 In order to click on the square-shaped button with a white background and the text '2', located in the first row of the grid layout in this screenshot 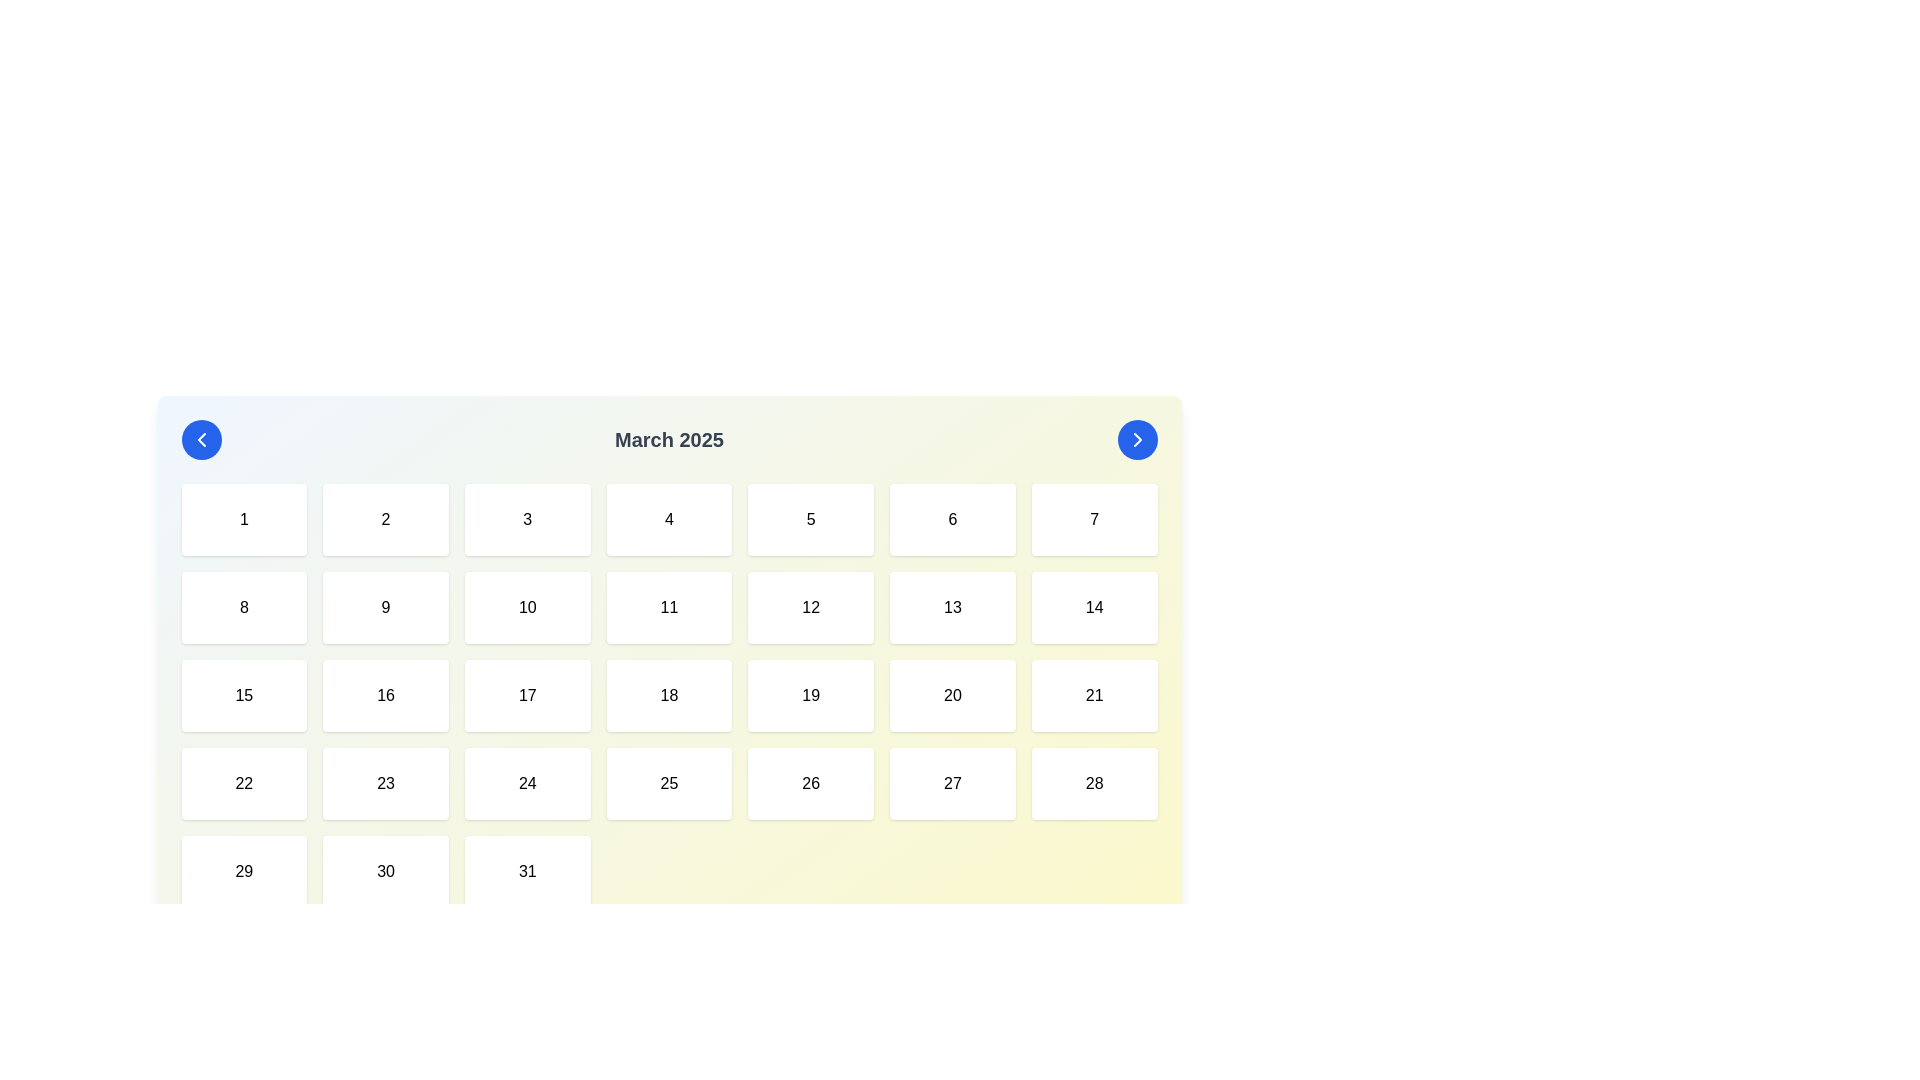, I will do `click(386, 519)`.